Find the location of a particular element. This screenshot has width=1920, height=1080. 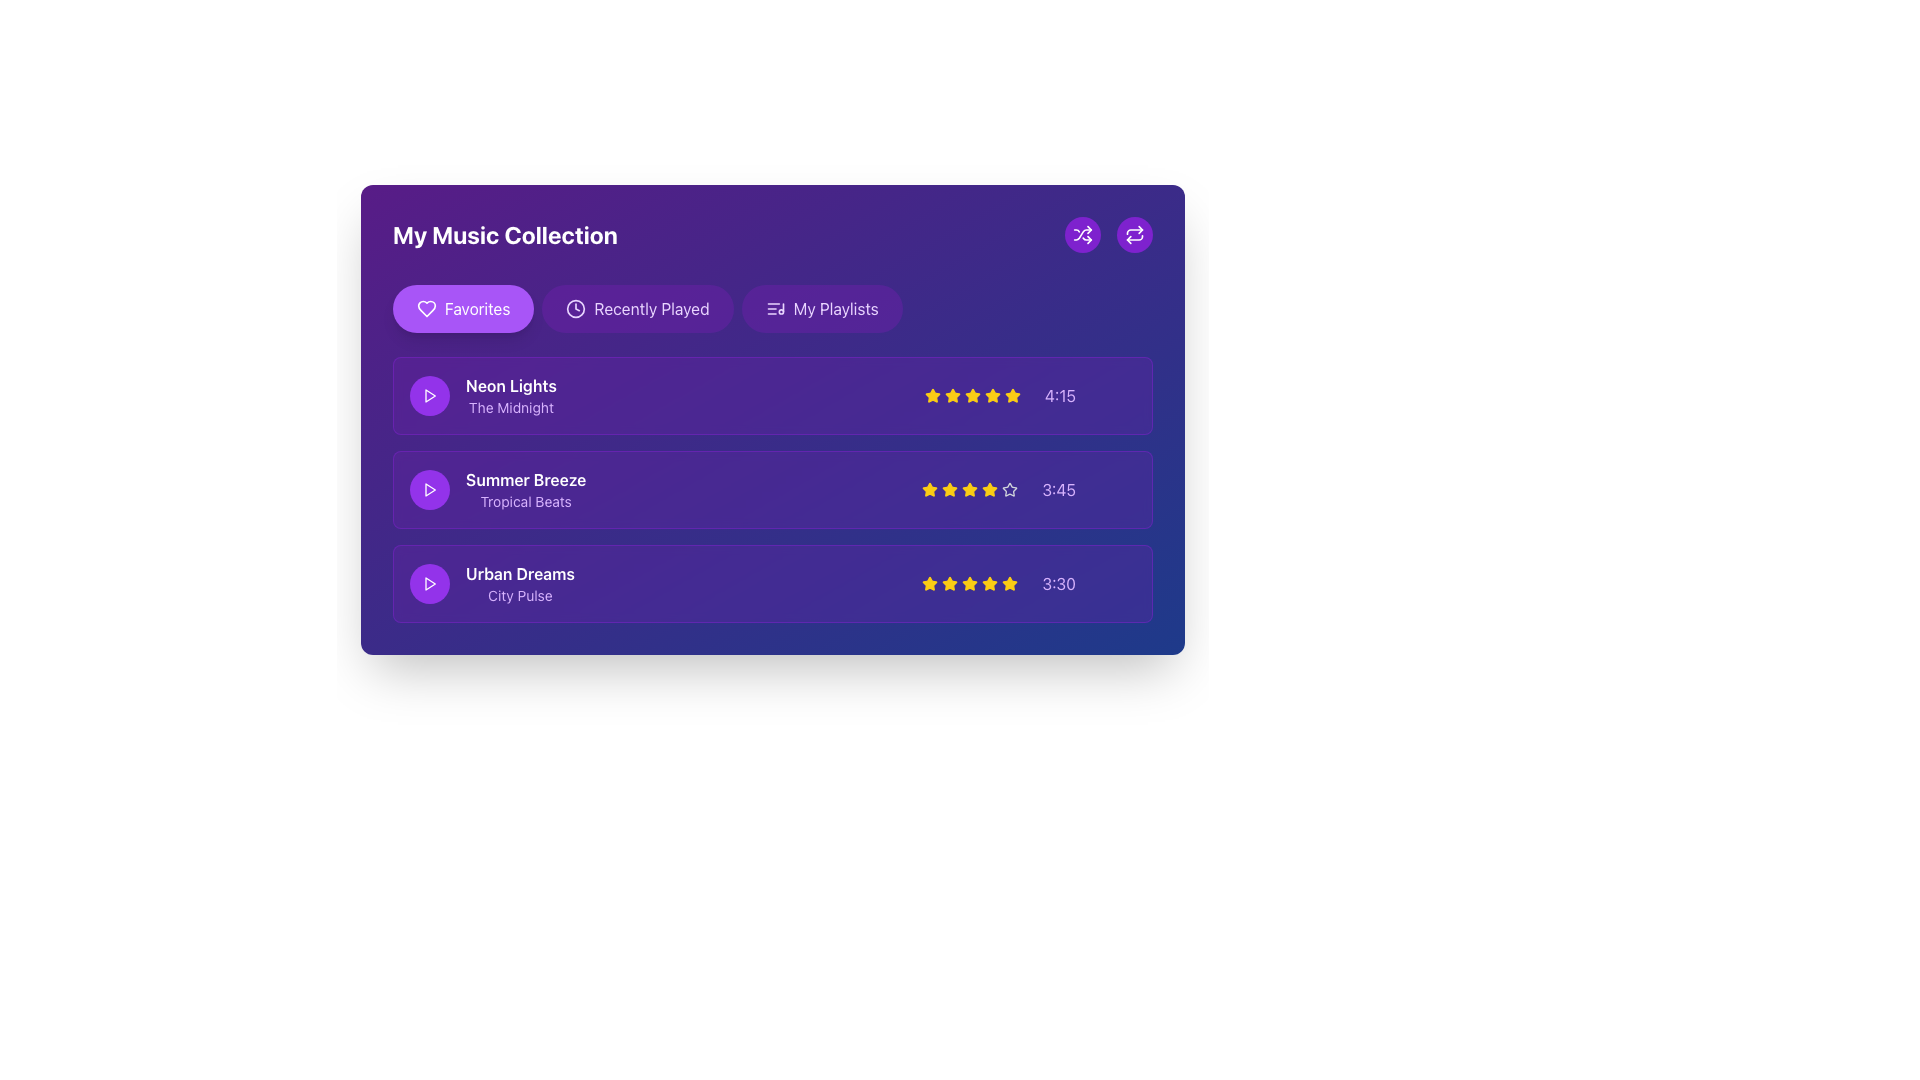

the header title text element located at the top of the interface by moving the cursor to its center point is located at coordinates (771, 234).